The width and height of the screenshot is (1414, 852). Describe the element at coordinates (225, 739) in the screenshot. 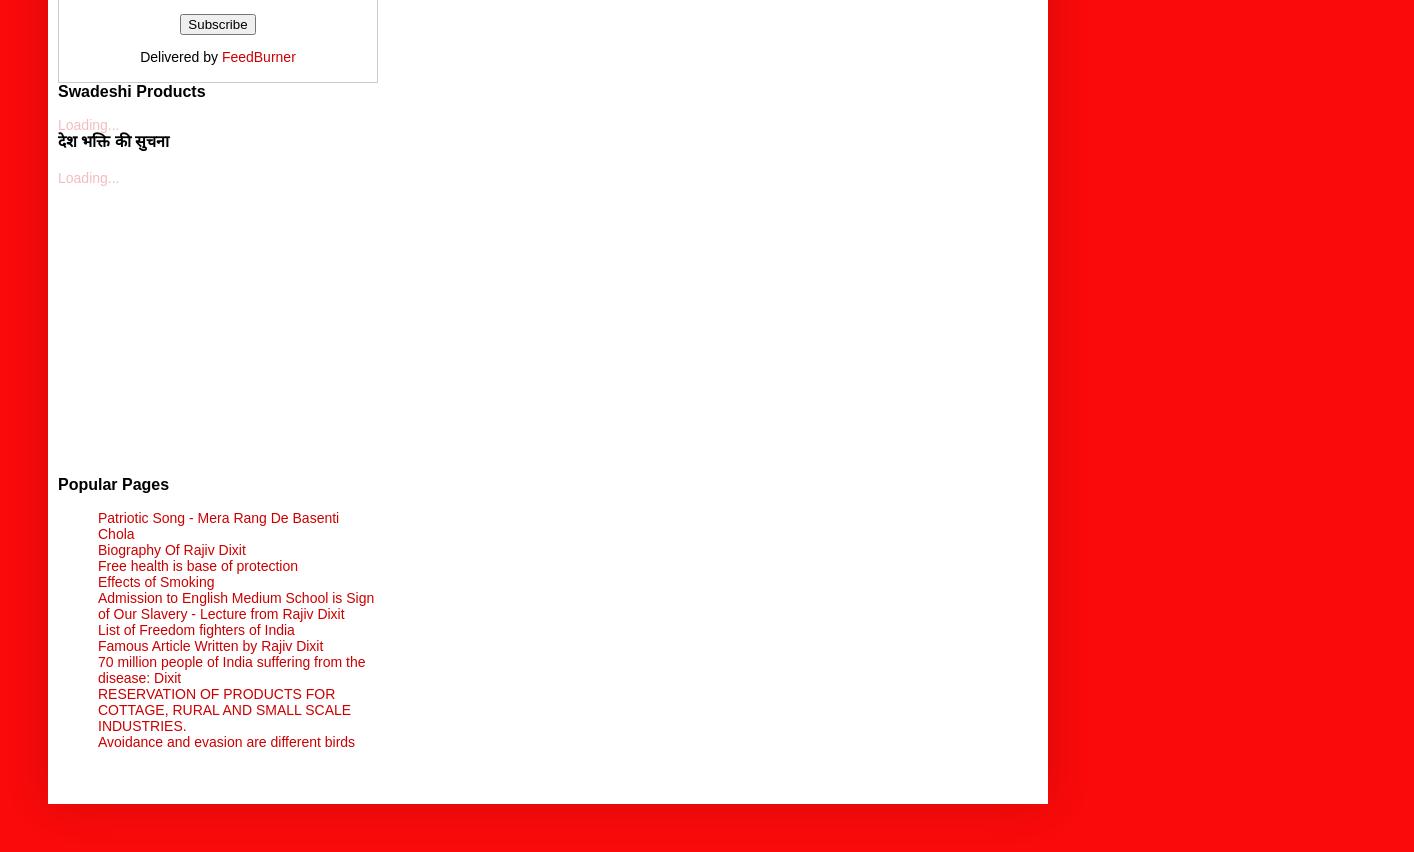

I see `'Avoidance and evasion are different birds'` at that location.